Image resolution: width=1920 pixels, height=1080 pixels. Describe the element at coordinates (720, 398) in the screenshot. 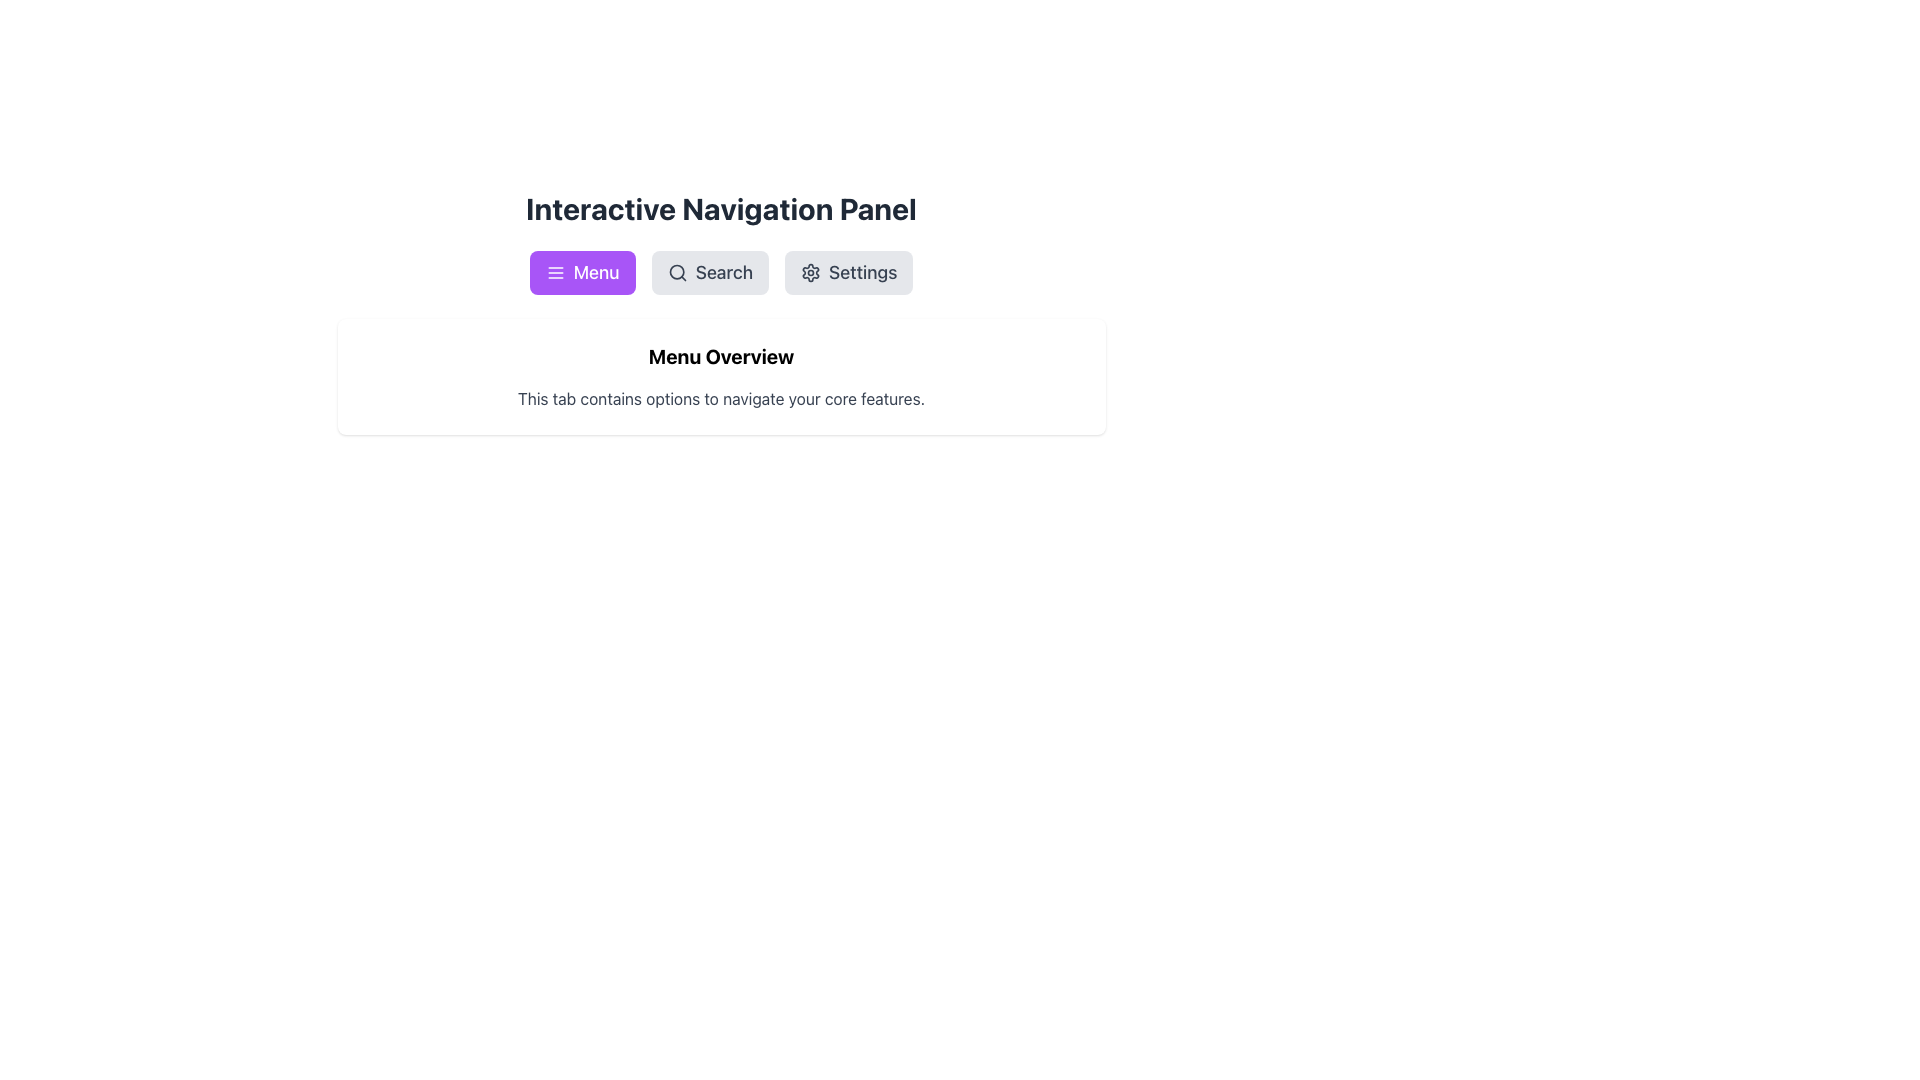

I see `the informative text element located directly below the 'Menu Overview' title, which is horizontally centered under the 'Interactive Navigation Panel.'` at that location.